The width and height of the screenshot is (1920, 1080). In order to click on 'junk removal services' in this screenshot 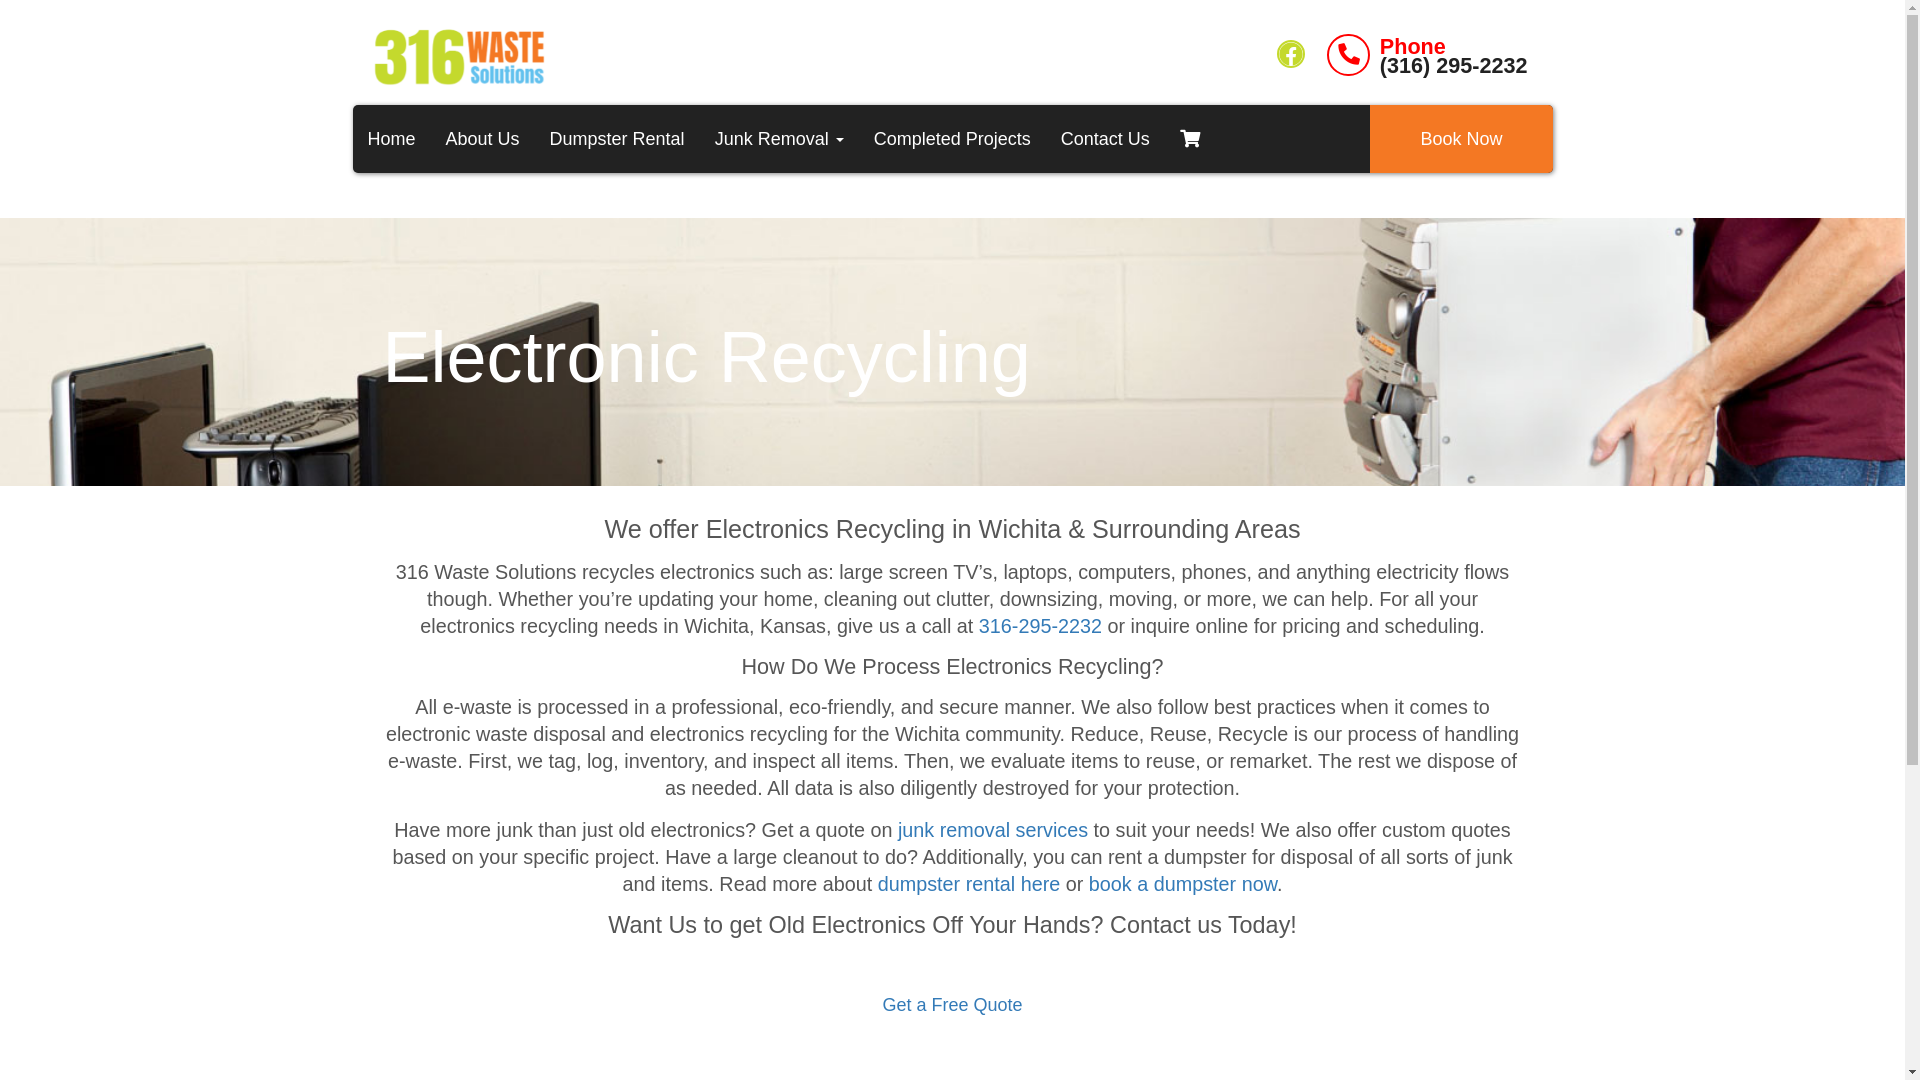, I will do `click(993, 829)`.